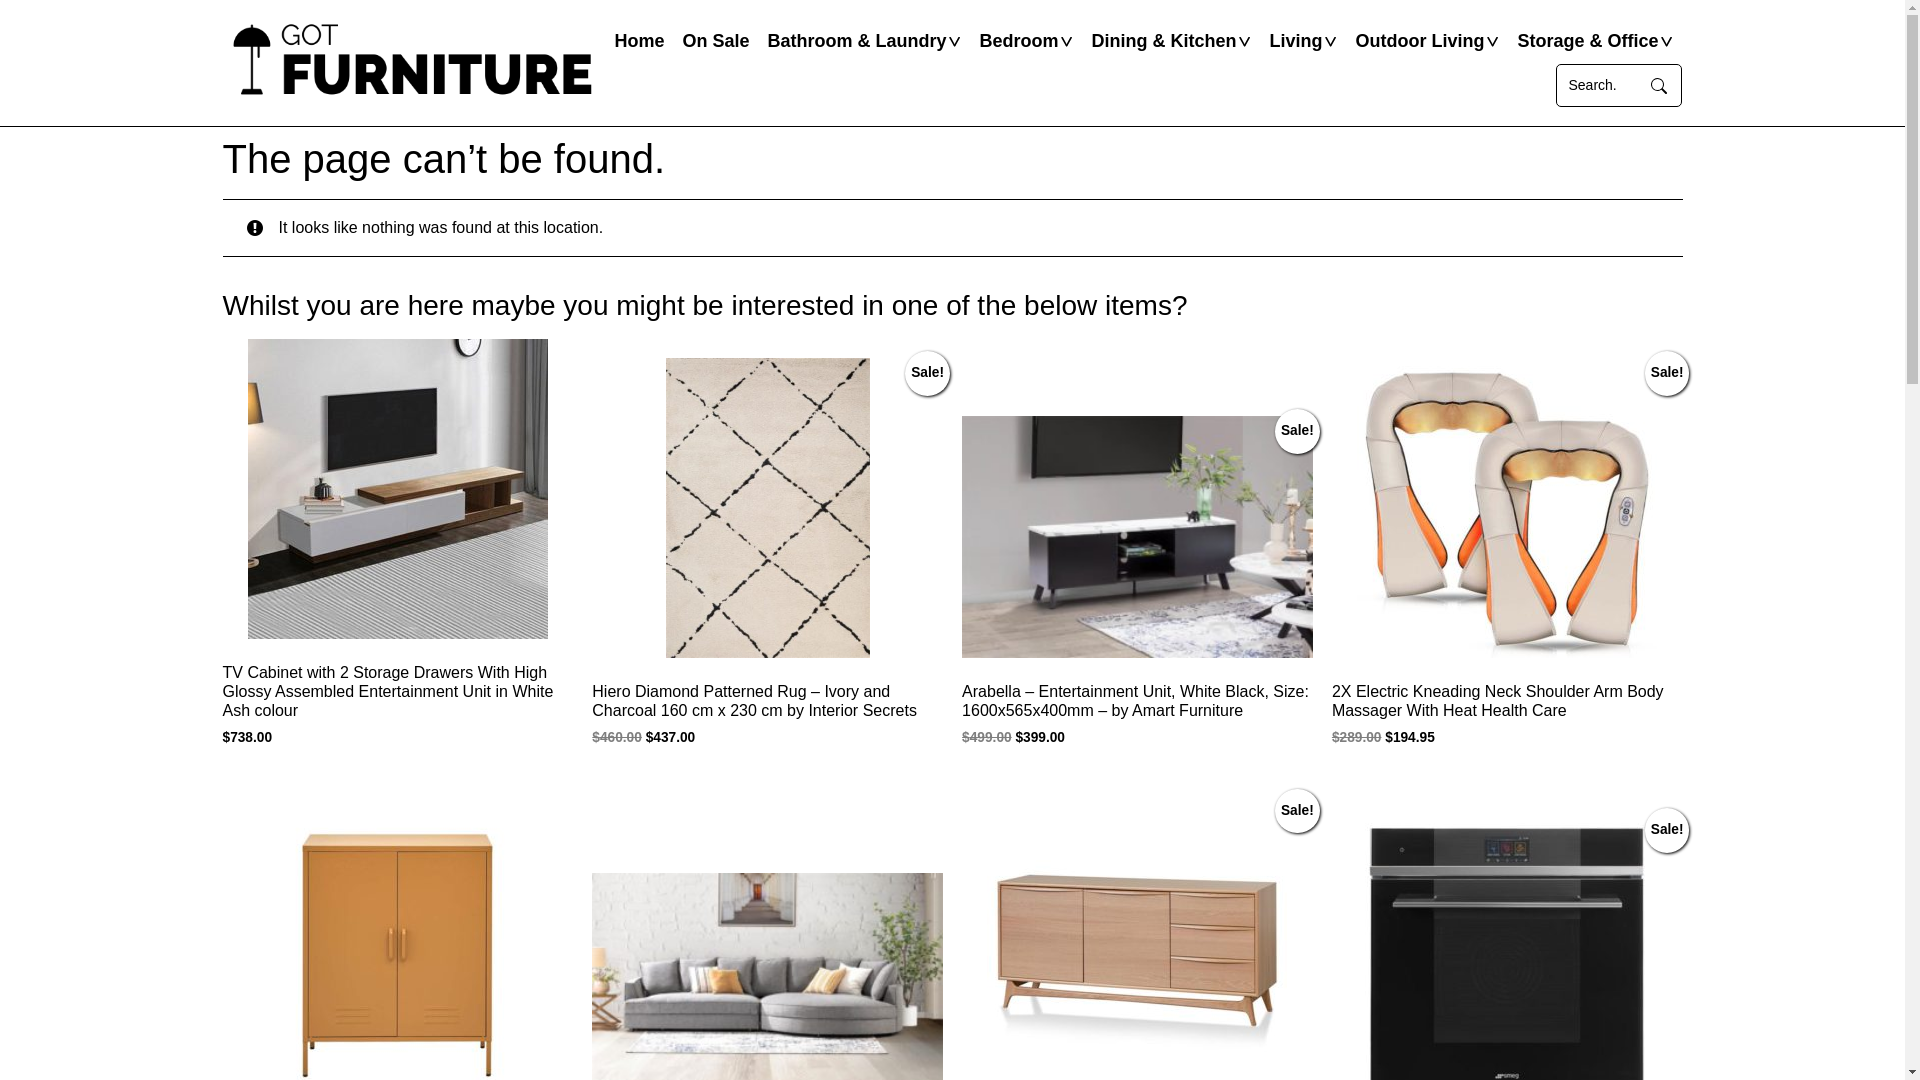  What do you see at coordinates (1018, 41) in the screenshot?
I see `'Bedroom'` at bounding box center [1018, 41].